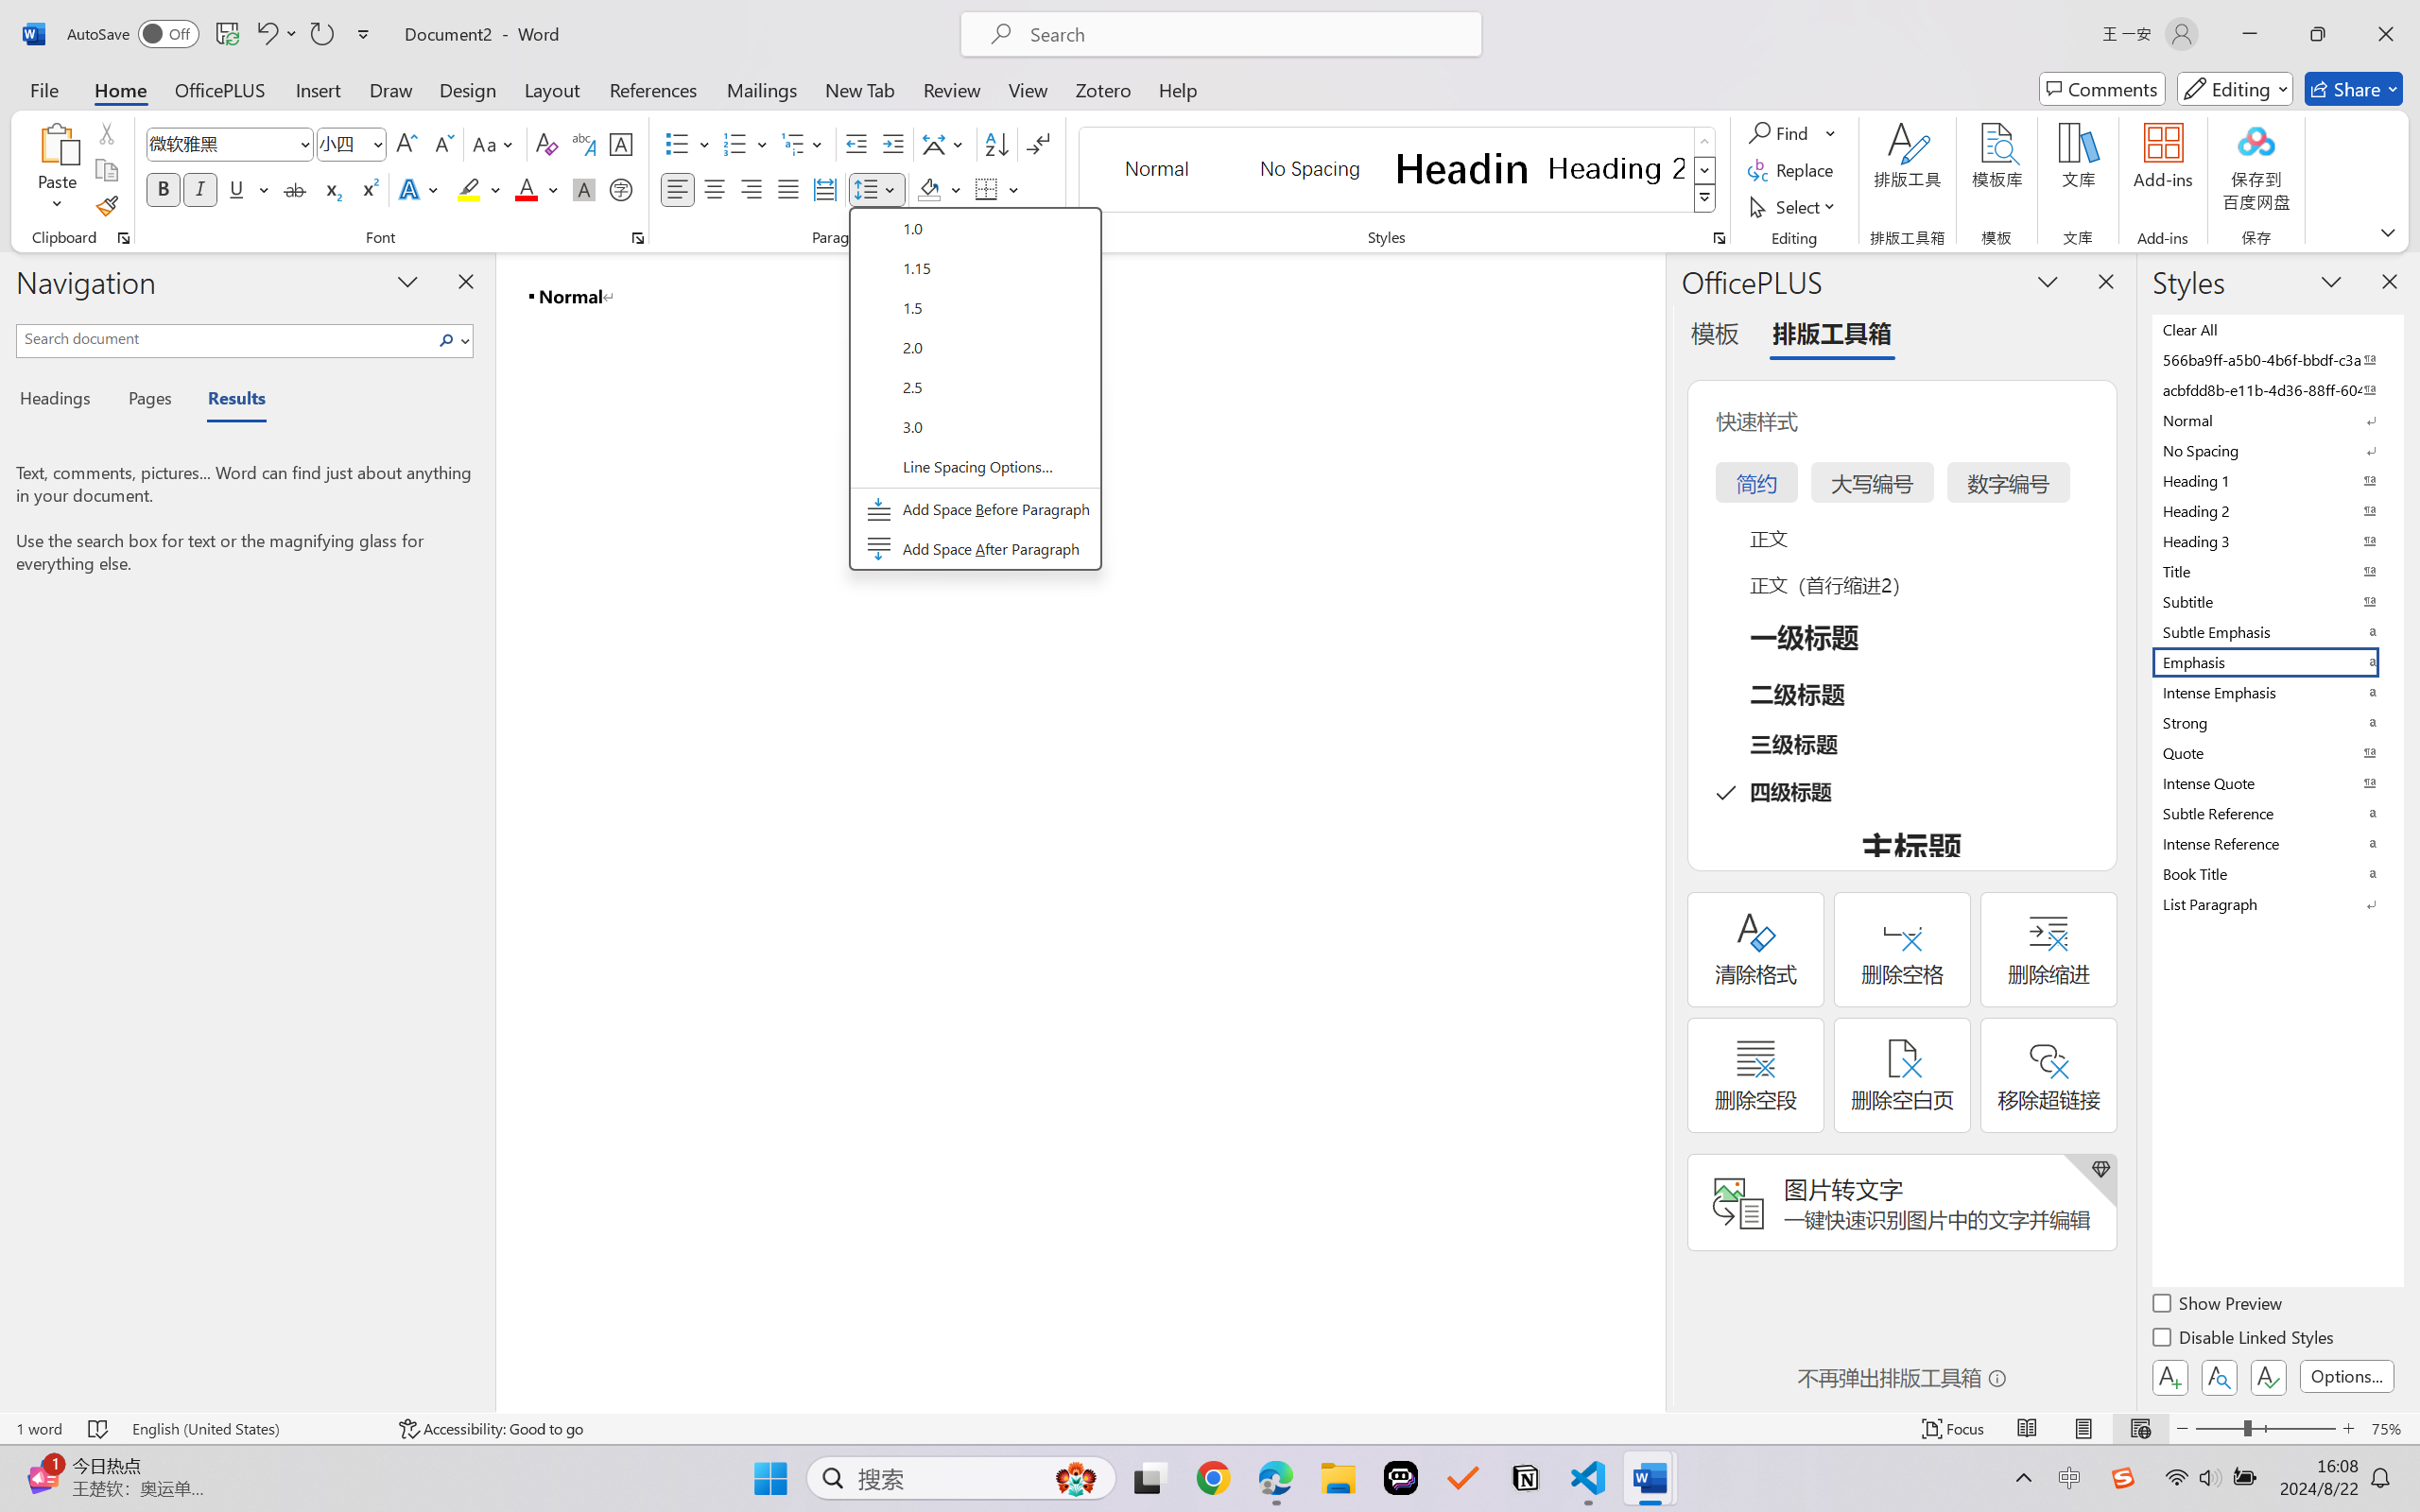  What do you see at coordinates (892, 144) in the screenshot?
I see `'Increase Indent'` at bounding box center [892, 144].